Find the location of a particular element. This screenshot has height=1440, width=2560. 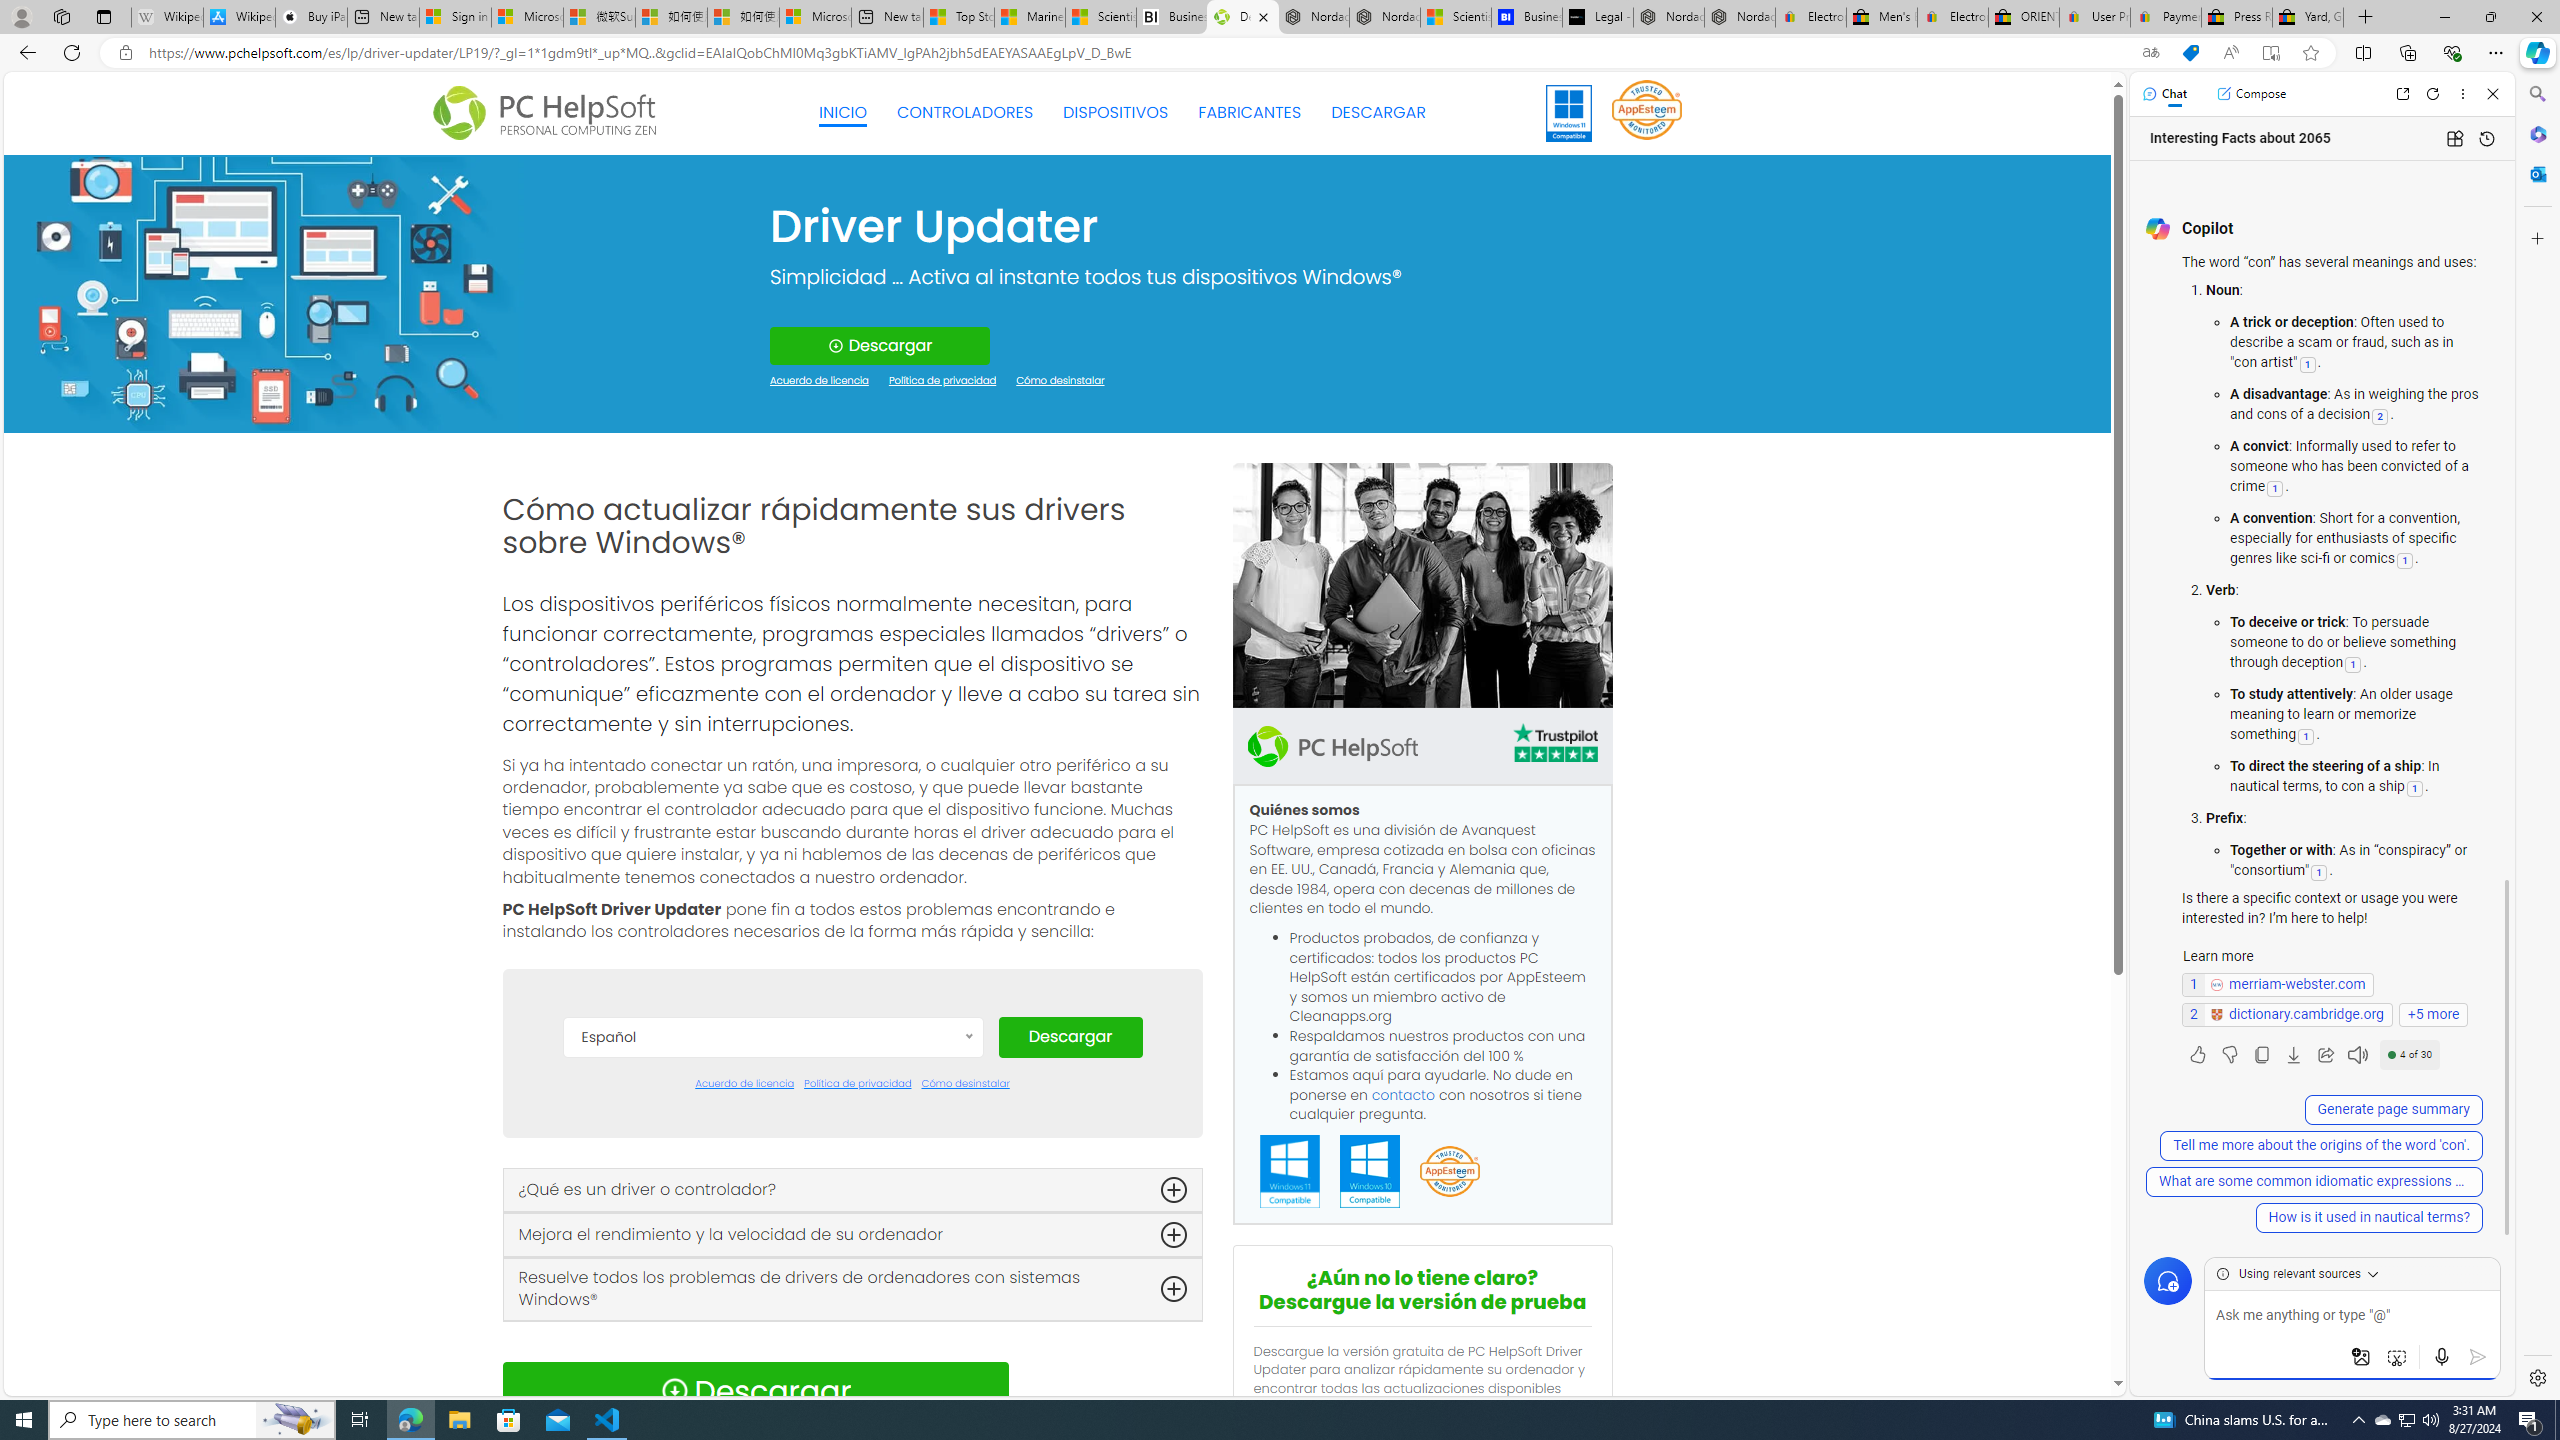

'Logo Personal Computing' is located at coordinates (550, 112).